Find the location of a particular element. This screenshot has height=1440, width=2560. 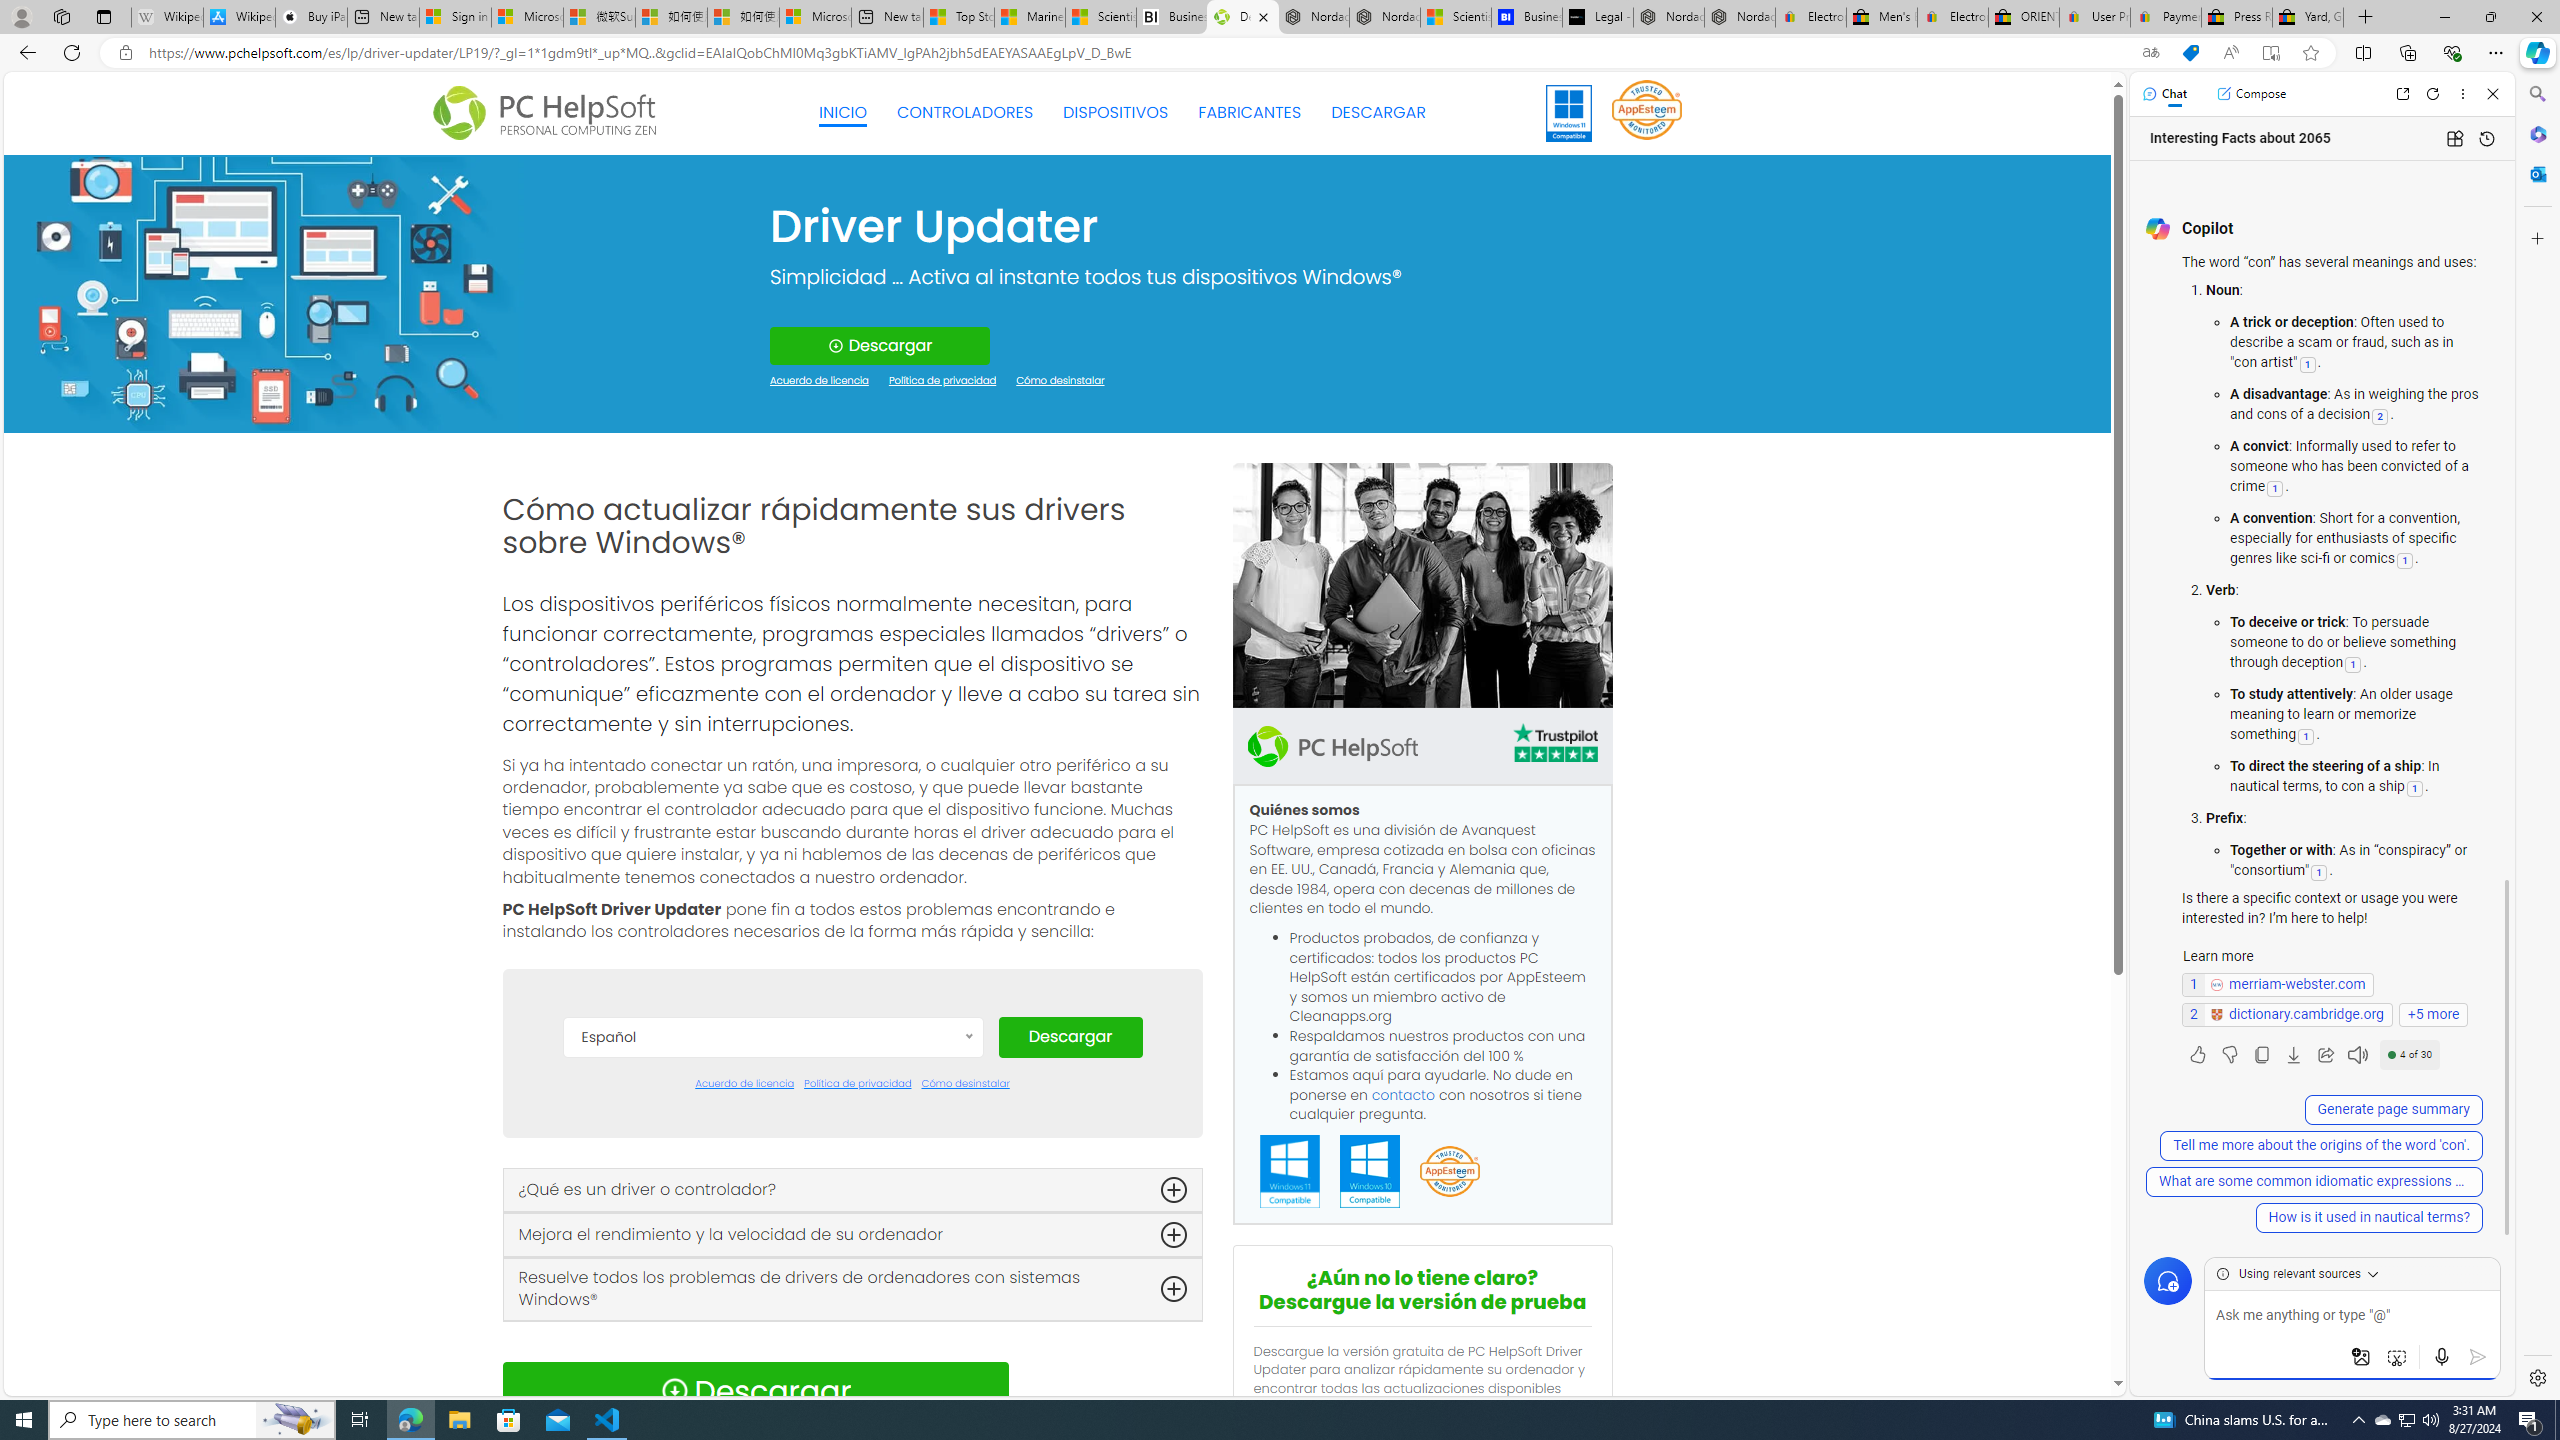

'Logo Personal Computing' is located at coordinates (550, 112).